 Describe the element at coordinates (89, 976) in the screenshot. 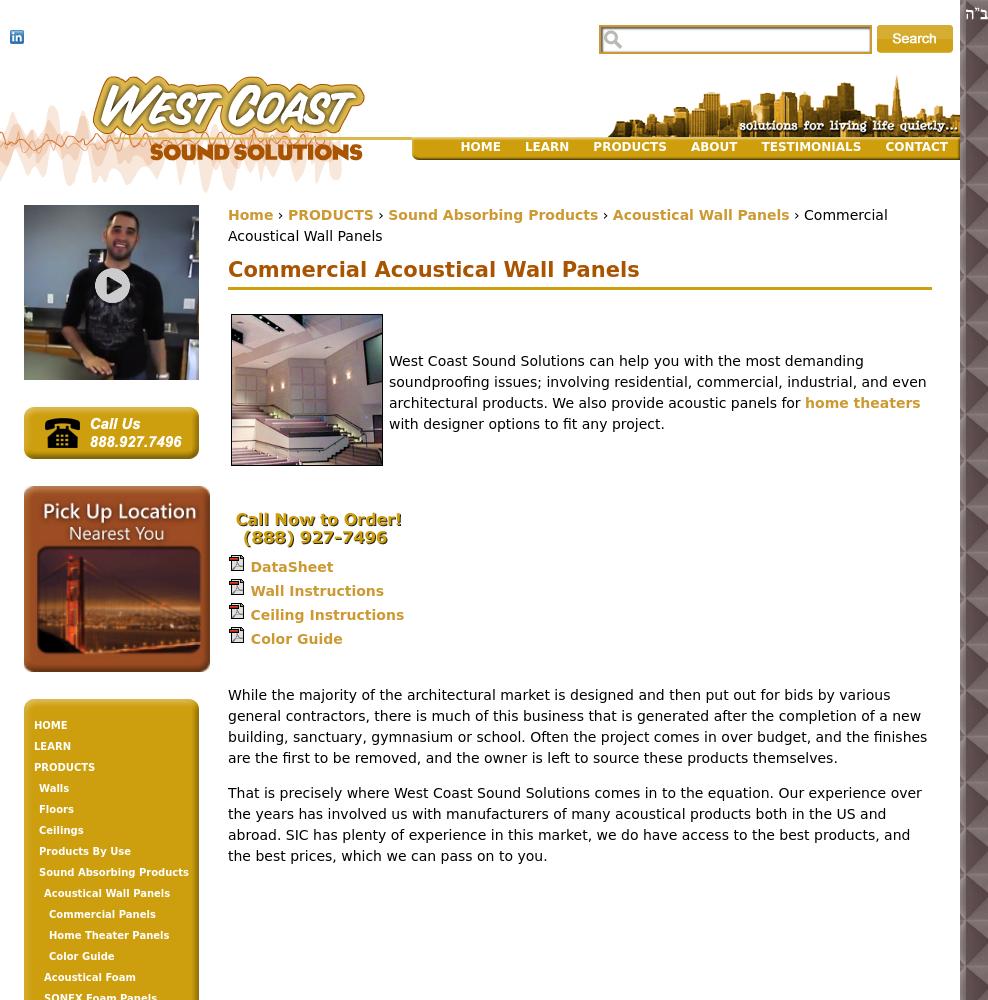

I see `'Acoustical Foam'` at that location.